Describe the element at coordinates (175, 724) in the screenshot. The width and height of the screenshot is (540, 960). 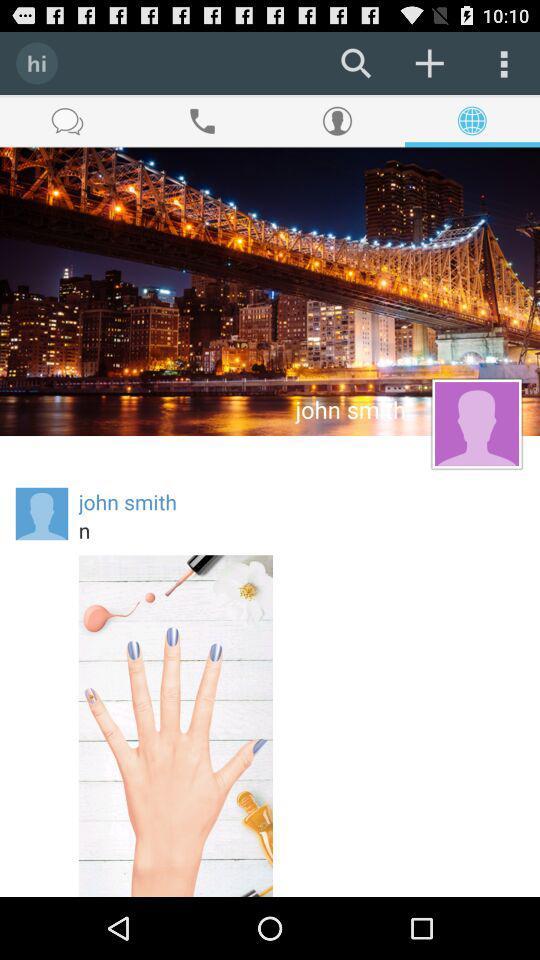
I see `the icon at the bottom left corner` at that location.